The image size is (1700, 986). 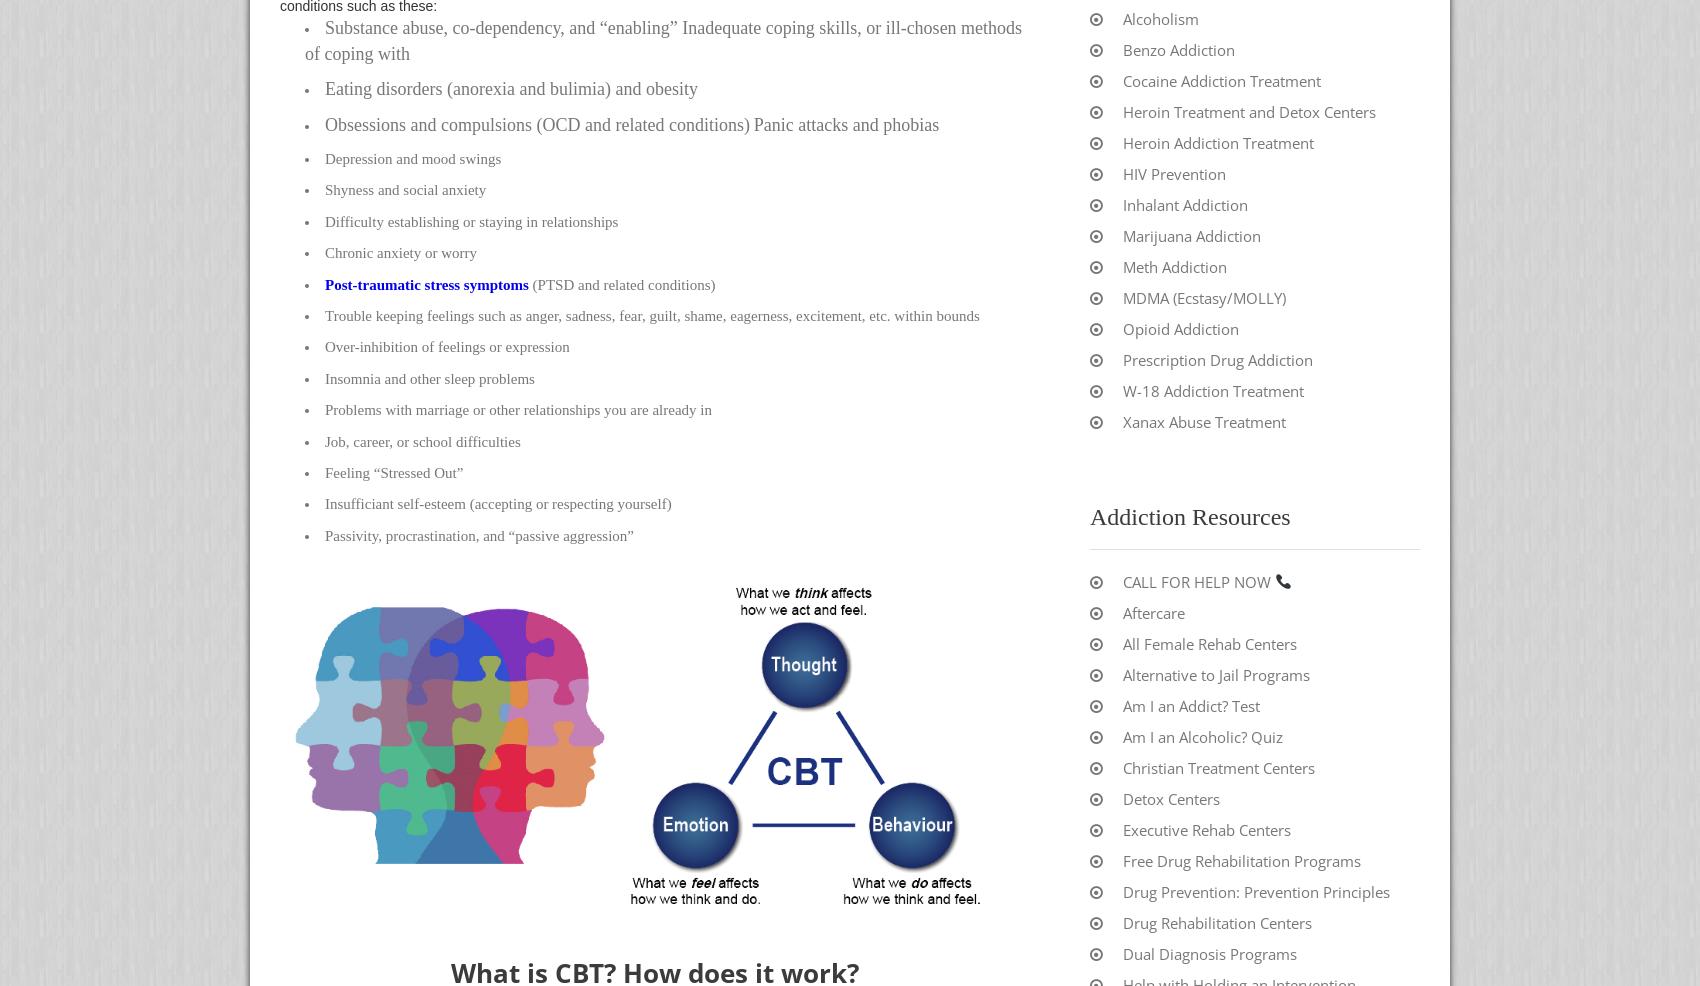 What do you see at coordinates (404, 189) in the screenshot?
I see `'Shyness and social anxiety'` at bounding box center [404, 189].